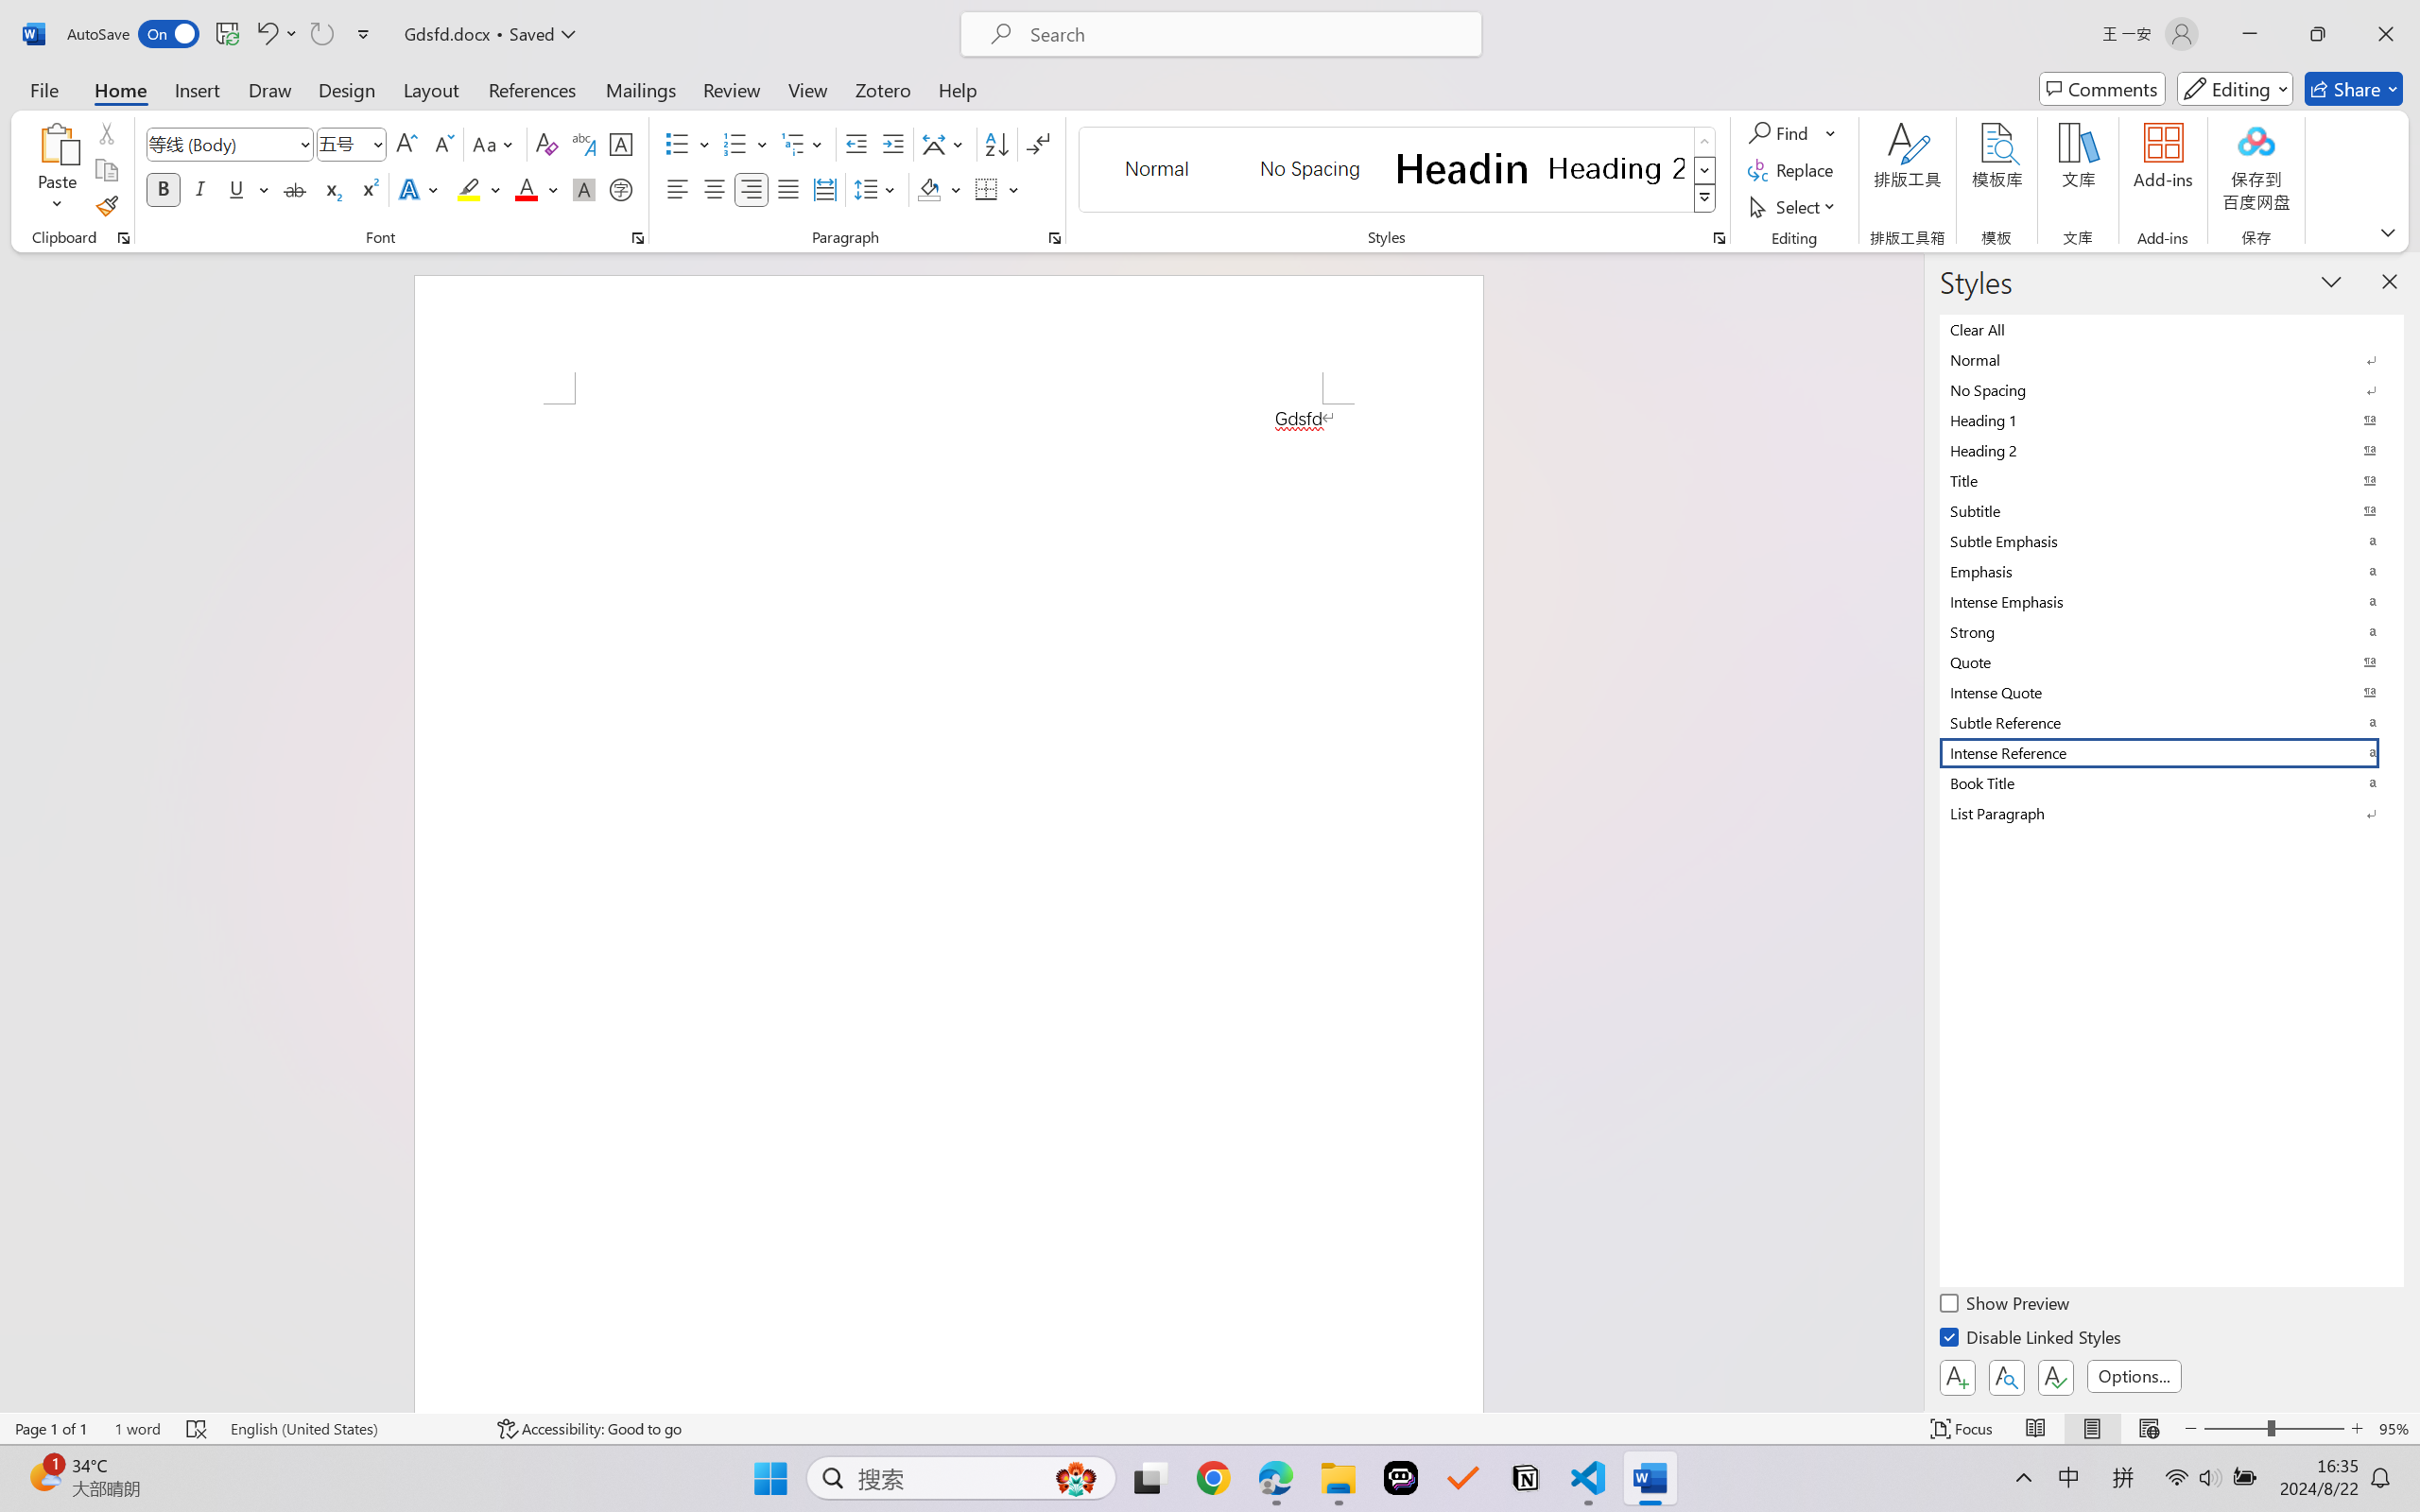 The height and width of the screenshot is (1512, 2420). Describe the element at coordinates (1703, 141) in the screenshot. I see `'Row up'` at that location.